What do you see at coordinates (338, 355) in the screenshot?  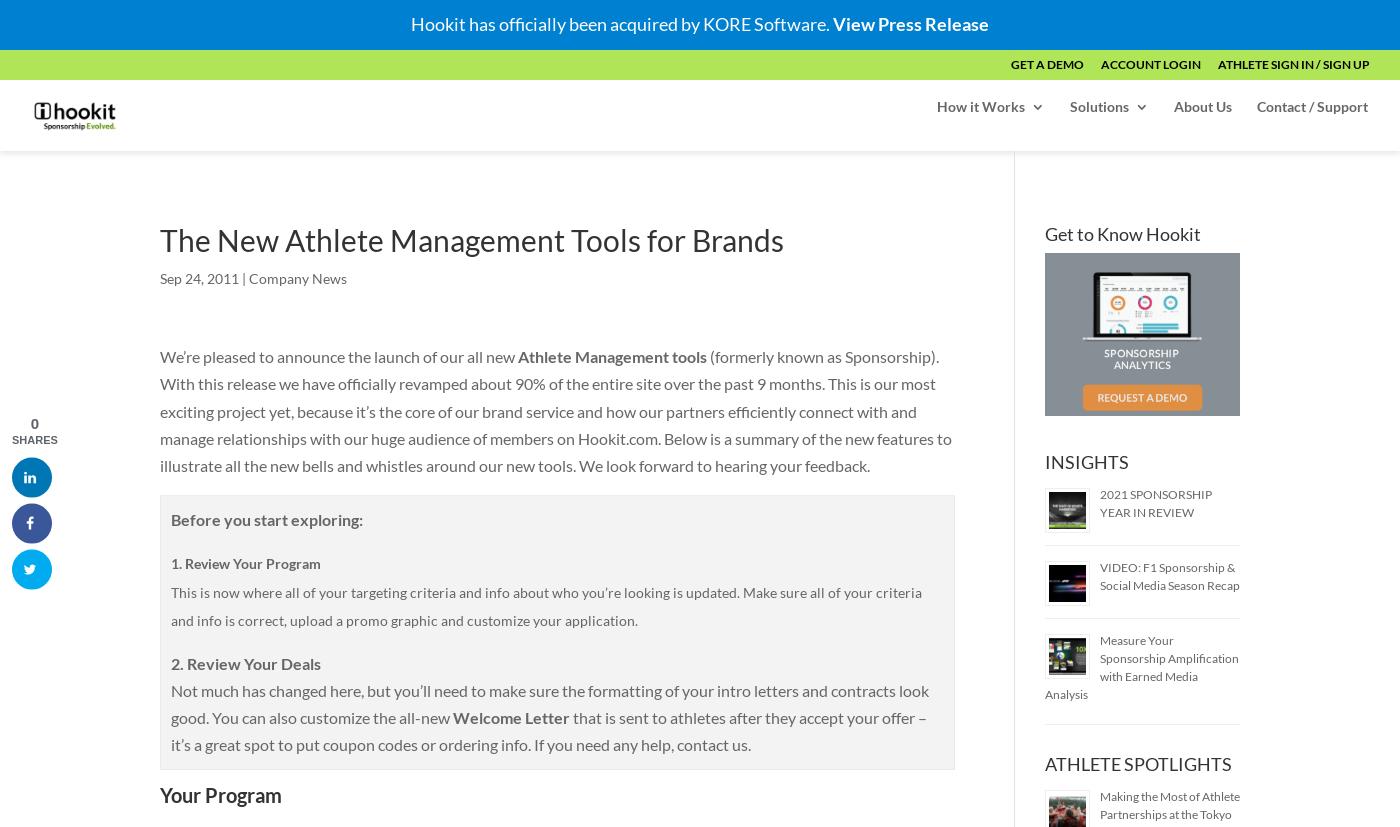 I see `'We’re pleased to announce the launch of our all new'` at bounding box center [338, 355].